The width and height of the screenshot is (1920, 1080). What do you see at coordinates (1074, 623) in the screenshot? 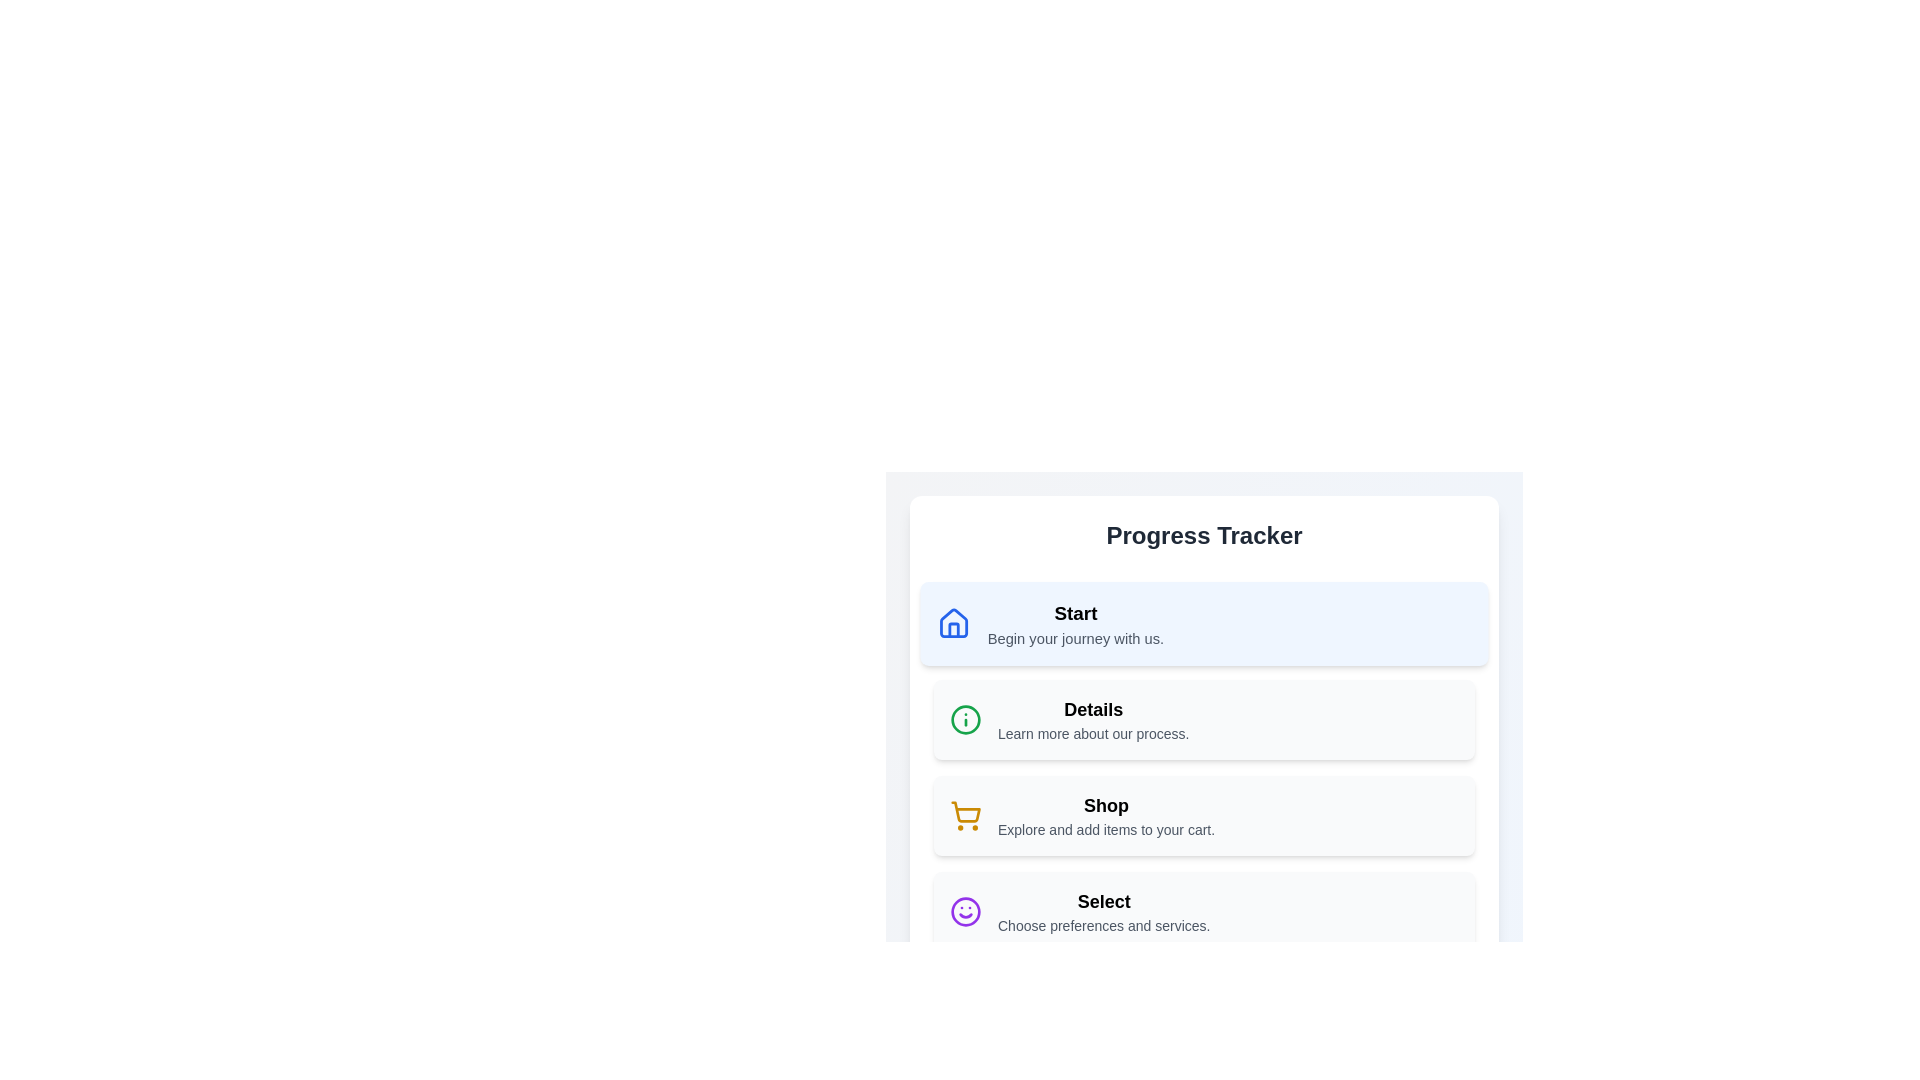
I see `text 'Start' and 'Begin your journey with us.' from the Text element in the first panel of the Progress Tracker section to understand its purpose` at bounding box center [1074, 623].